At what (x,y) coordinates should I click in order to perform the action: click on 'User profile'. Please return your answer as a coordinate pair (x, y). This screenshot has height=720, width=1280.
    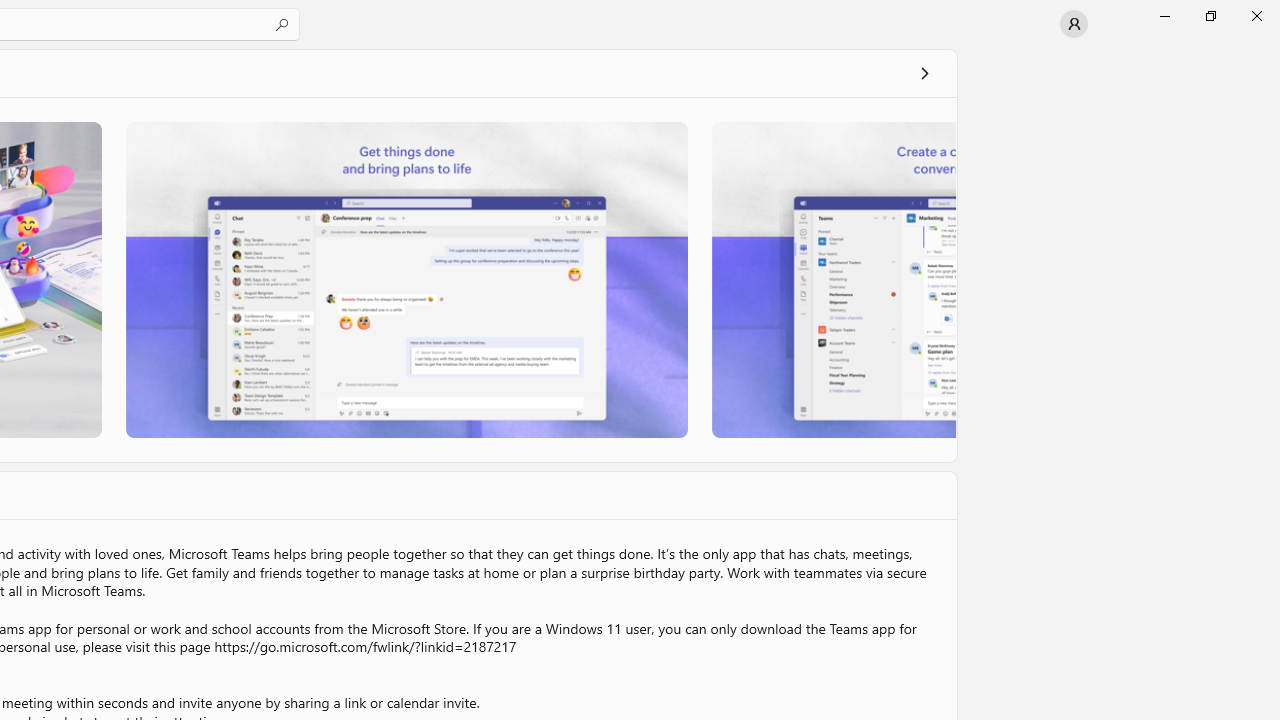
    Looking at the image, I should click on (1072, 24).